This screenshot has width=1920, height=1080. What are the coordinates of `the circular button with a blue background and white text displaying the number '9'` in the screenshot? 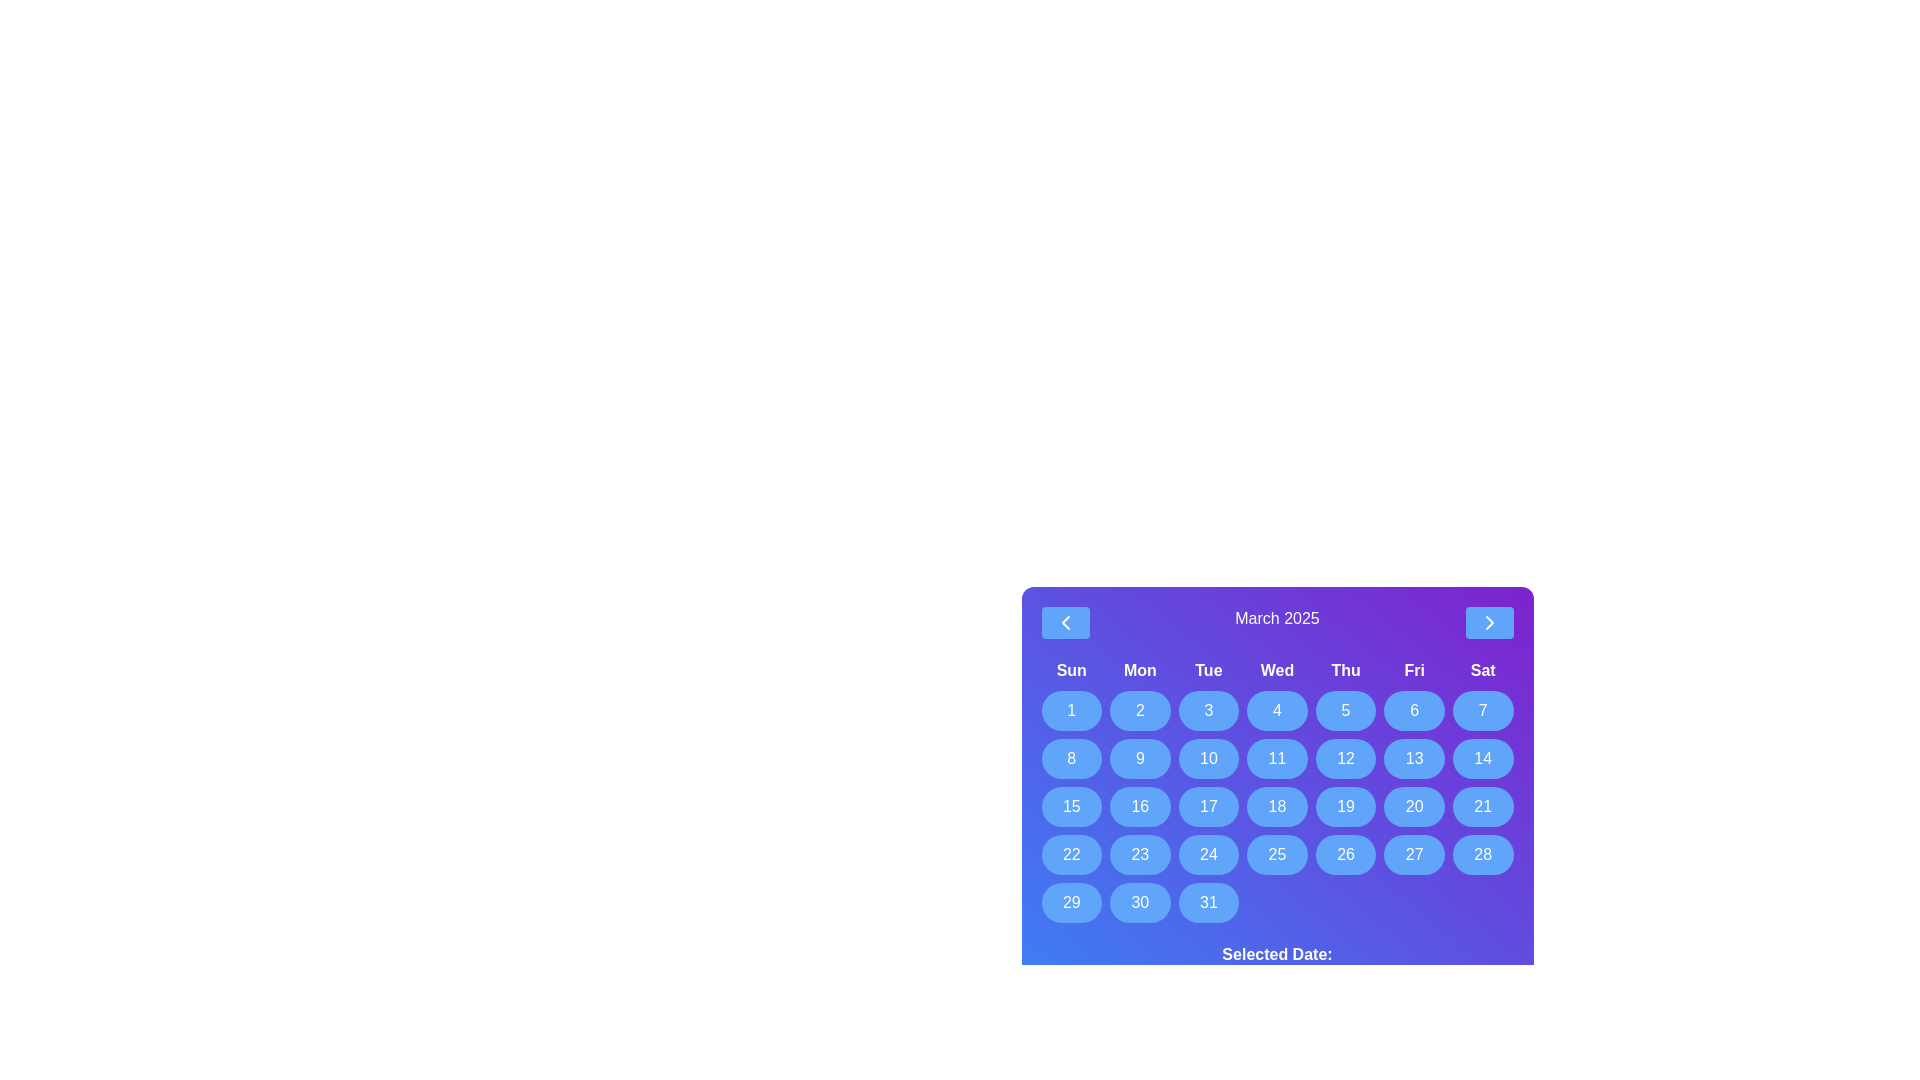 It's located at (1140, 759).